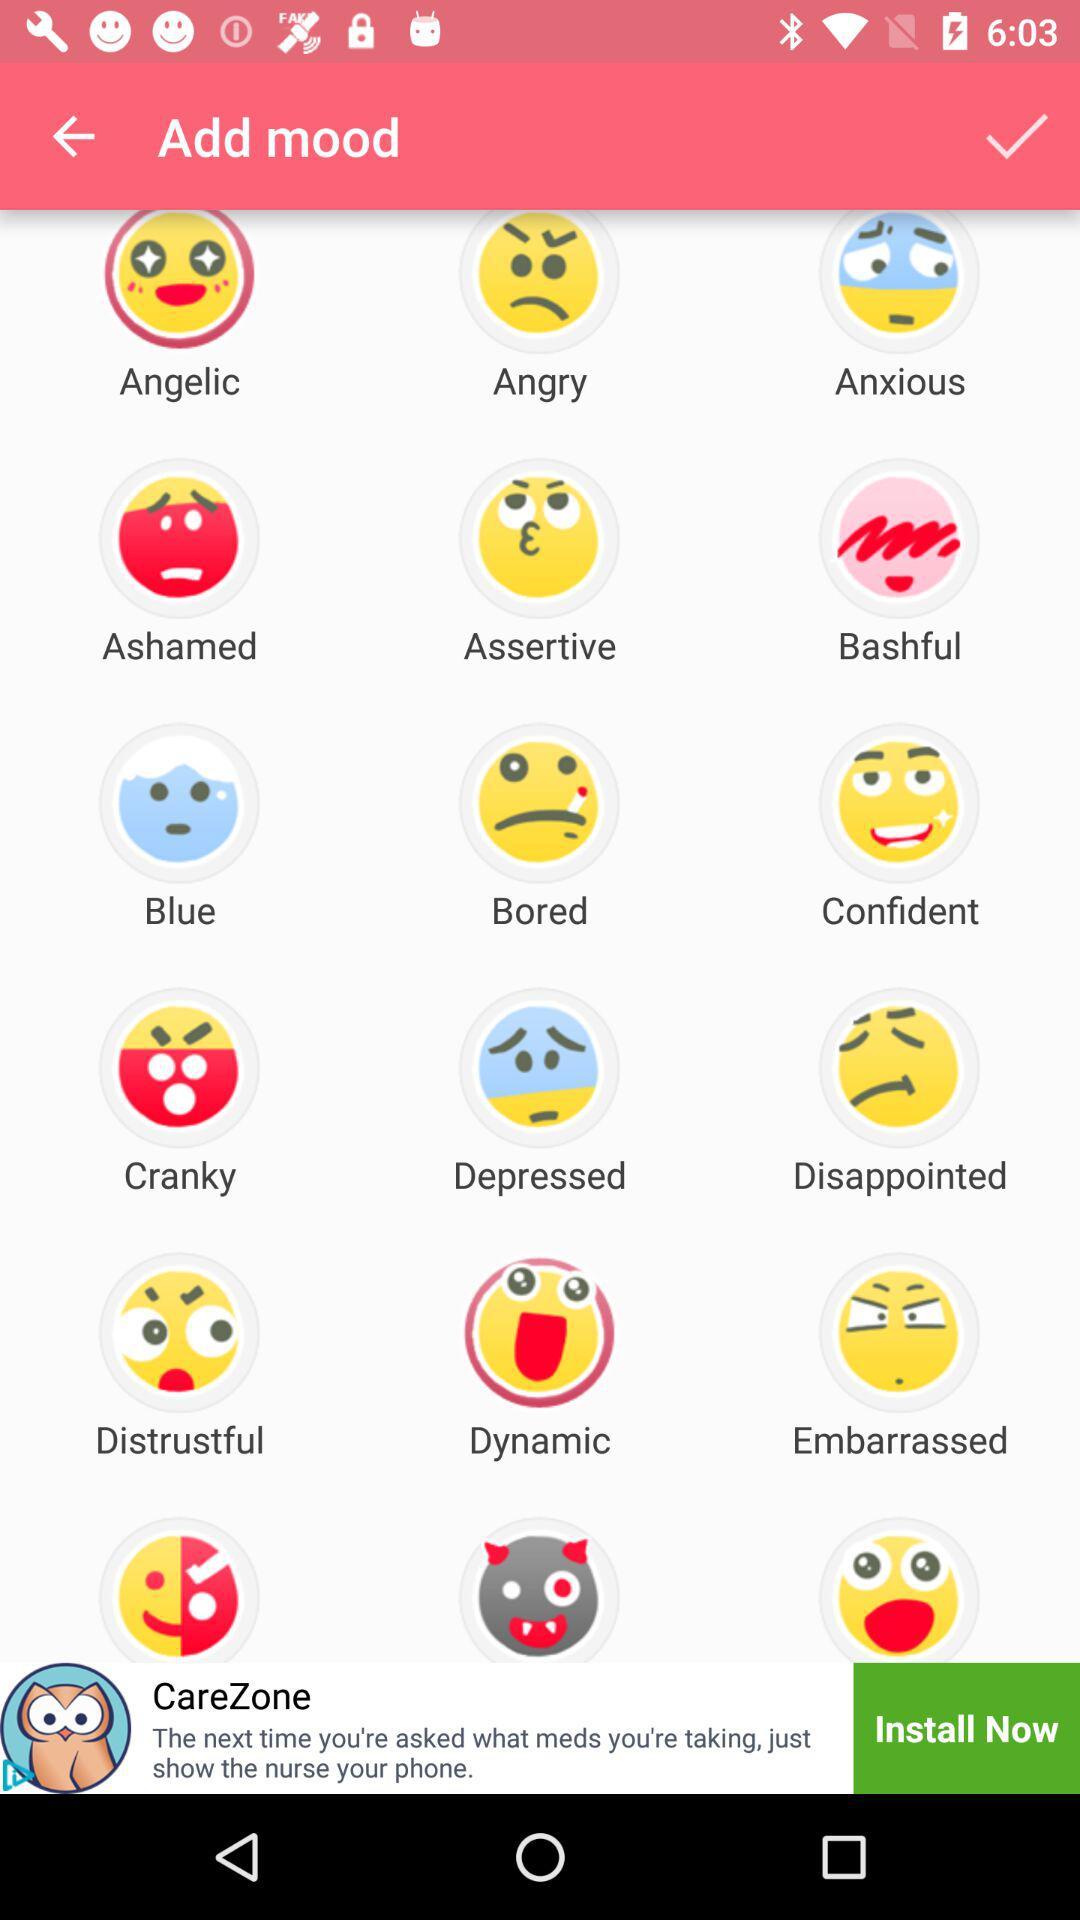 The width and height of the screenshot is (1080, 1920). What do you see at coordinates (72, 135) in the screenshot?
I see `the icon next to the add mood` at bounding box center [72, 135].